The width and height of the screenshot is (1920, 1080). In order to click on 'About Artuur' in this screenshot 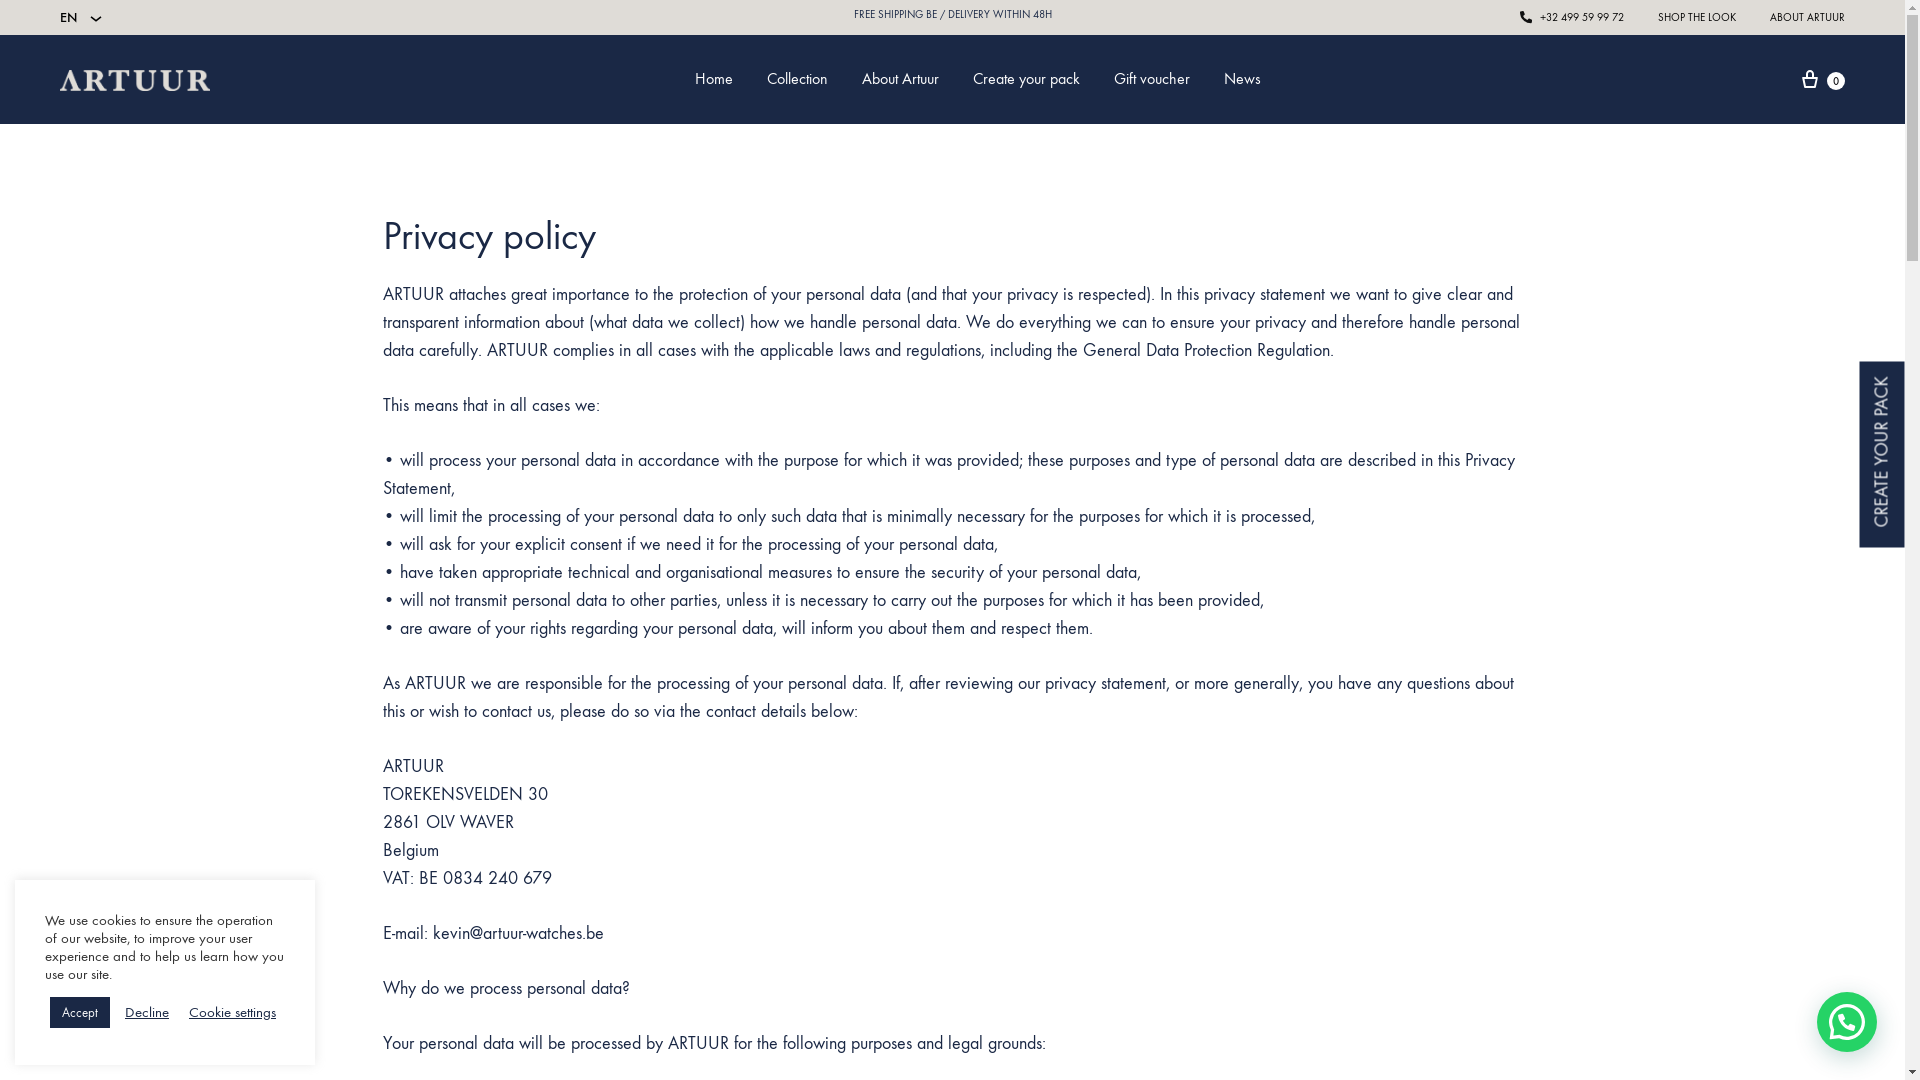, I will do `click(862, 78)`.